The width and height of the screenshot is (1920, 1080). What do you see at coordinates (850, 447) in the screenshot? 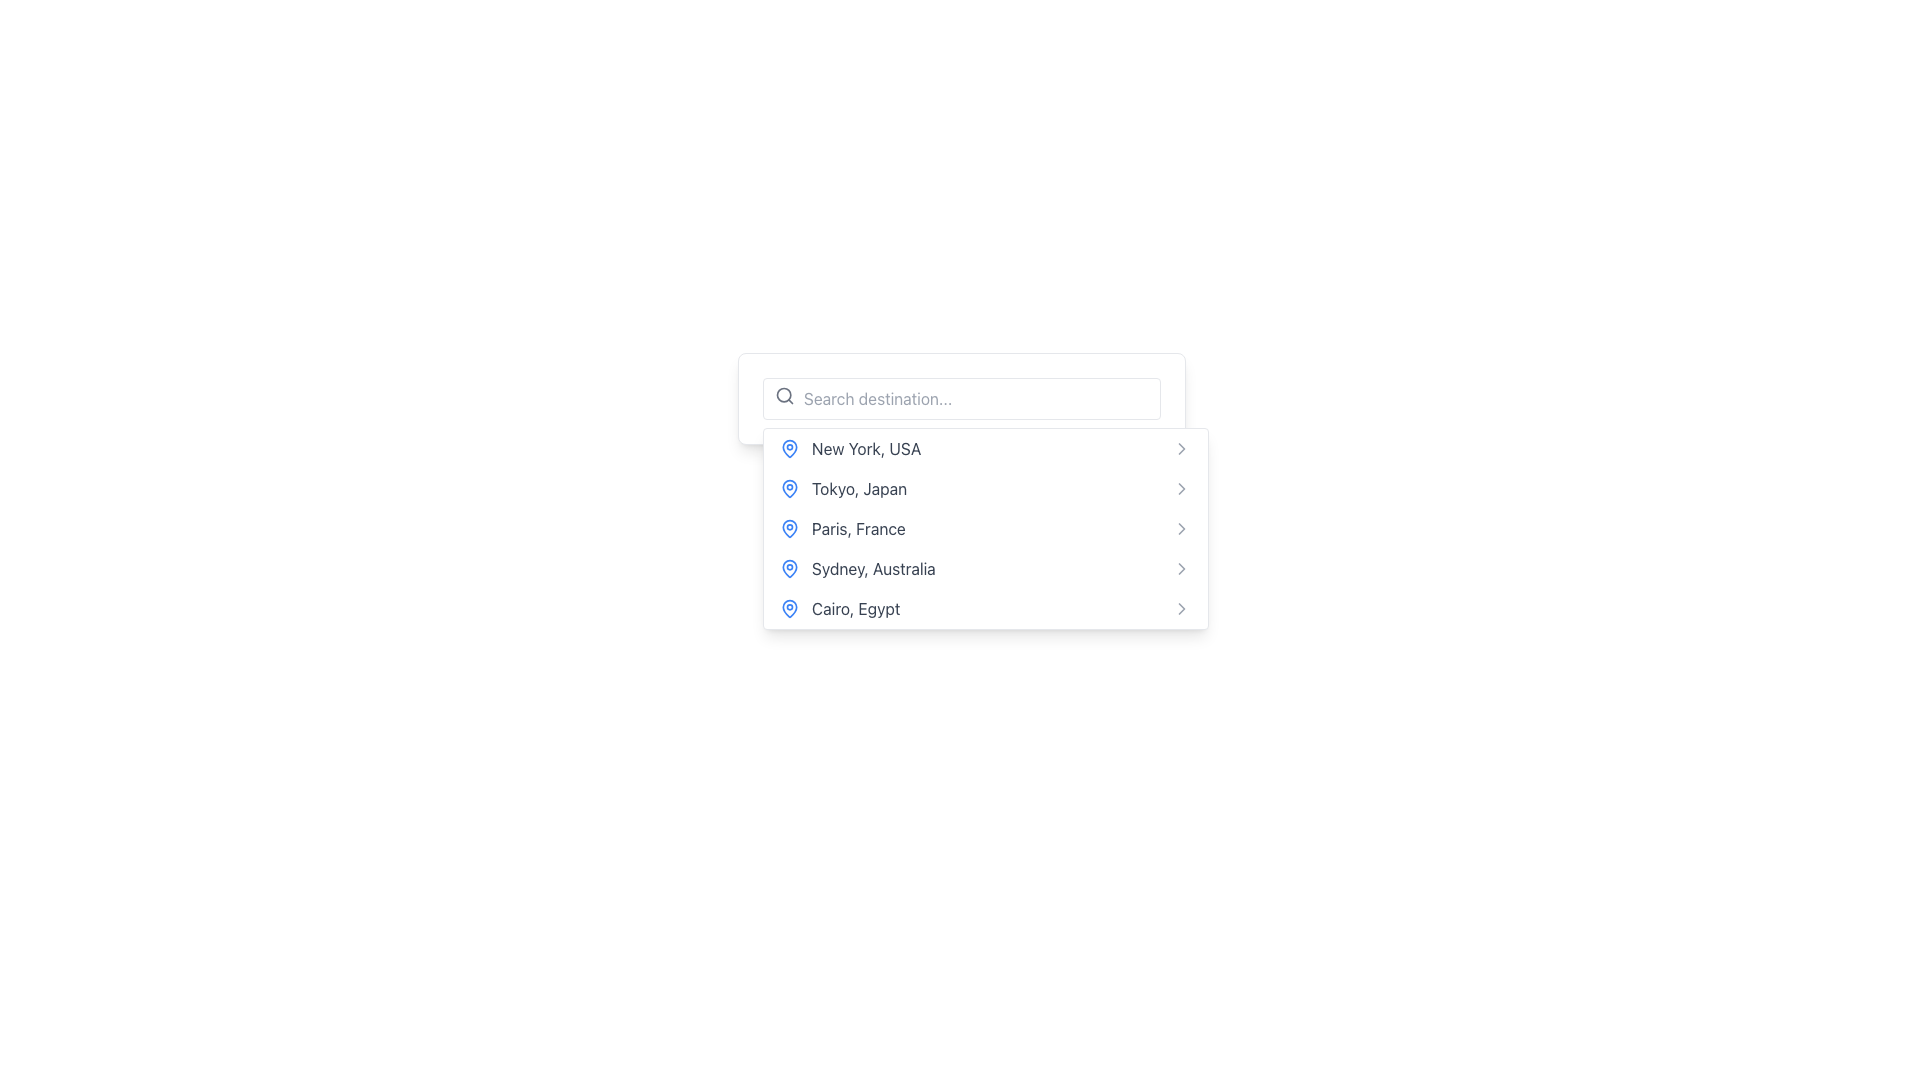
I see `the first selectable item in the dropdown list` at bounding box center [850, 447].